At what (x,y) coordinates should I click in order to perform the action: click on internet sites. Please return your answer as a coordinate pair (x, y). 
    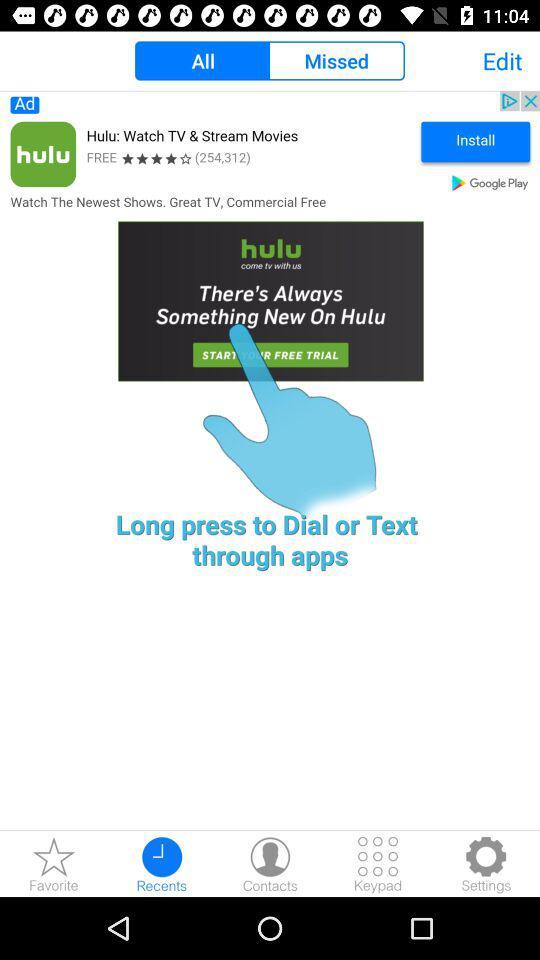
    Looking at the image, I should click on (54, 863).